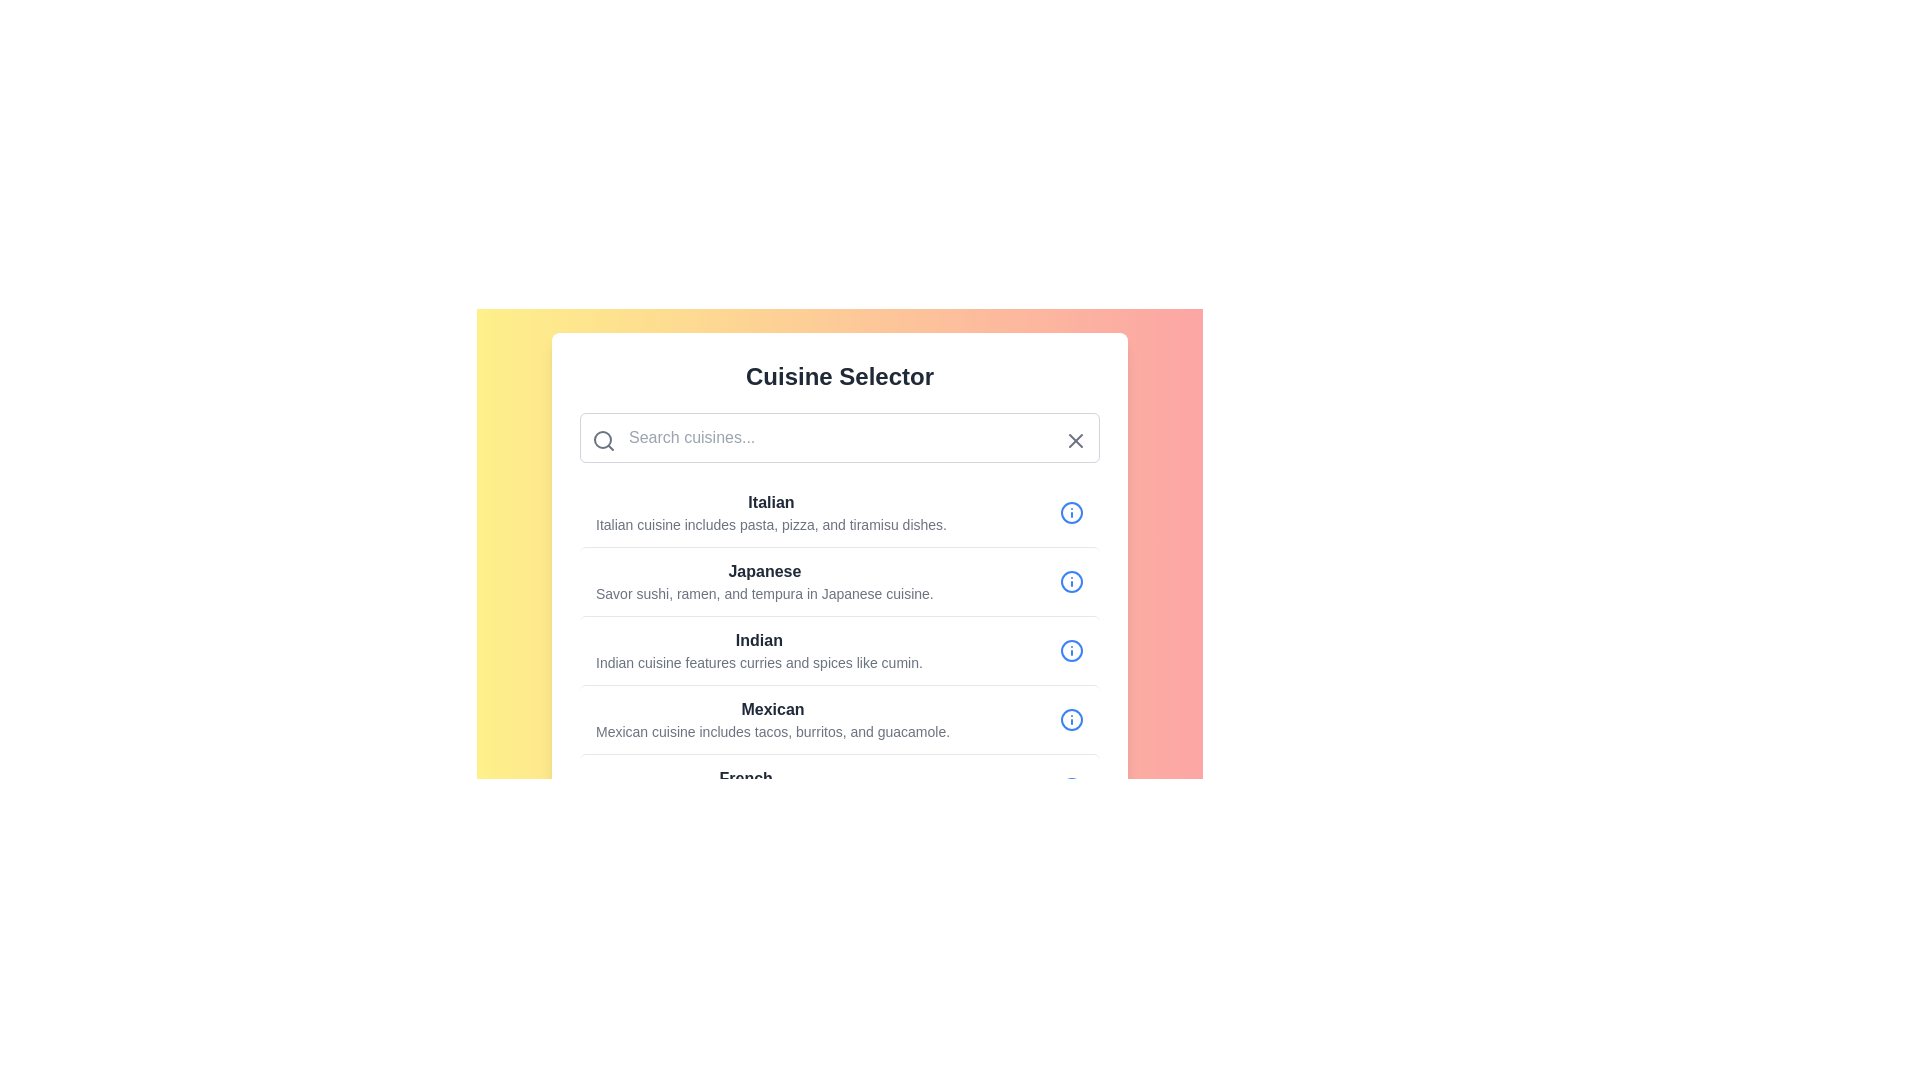 The height and width of the screenshot is (1080, 1920). Describe the element at coordinates (1070, 651) in the screenshot. I see `the informational indicator icon located at the far right of the row labeled 'Indian'` at that location.